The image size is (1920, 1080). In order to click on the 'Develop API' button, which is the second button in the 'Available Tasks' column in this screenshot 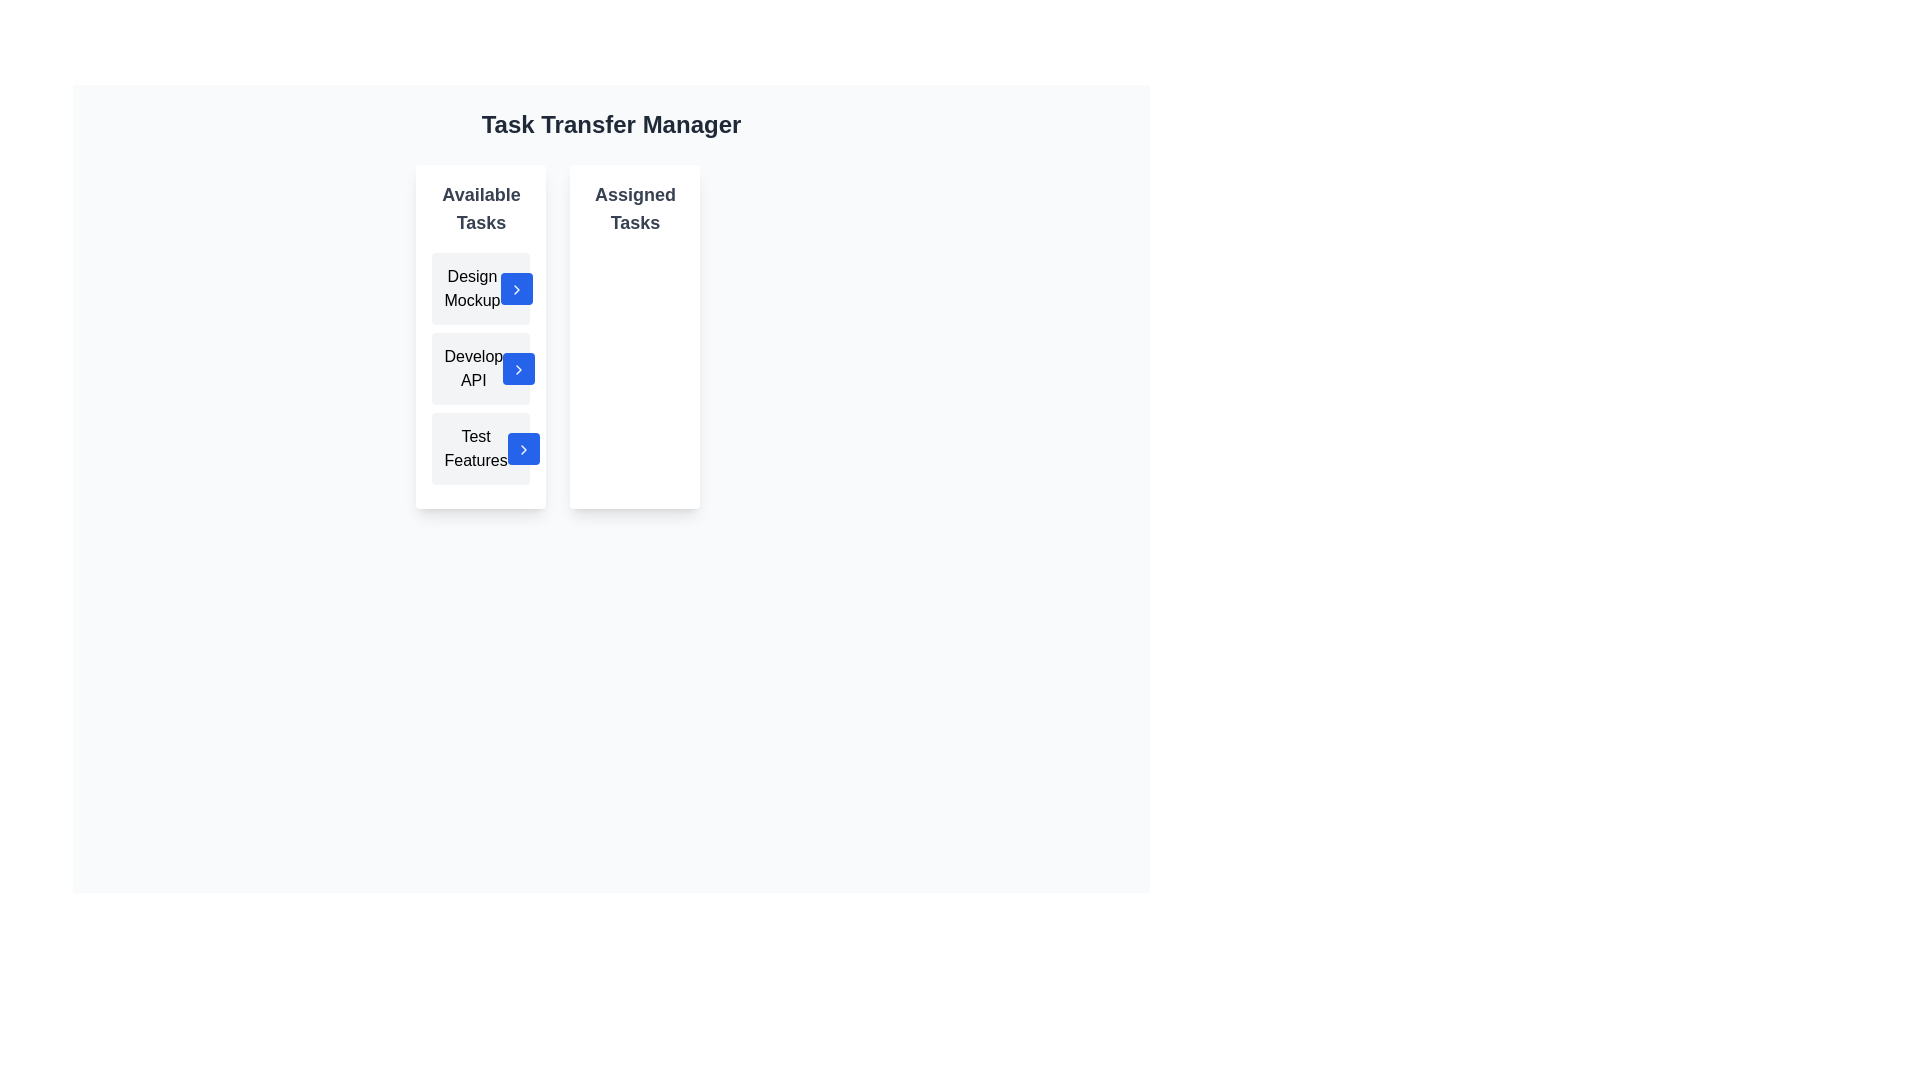, I will do `click(481, 369)`.